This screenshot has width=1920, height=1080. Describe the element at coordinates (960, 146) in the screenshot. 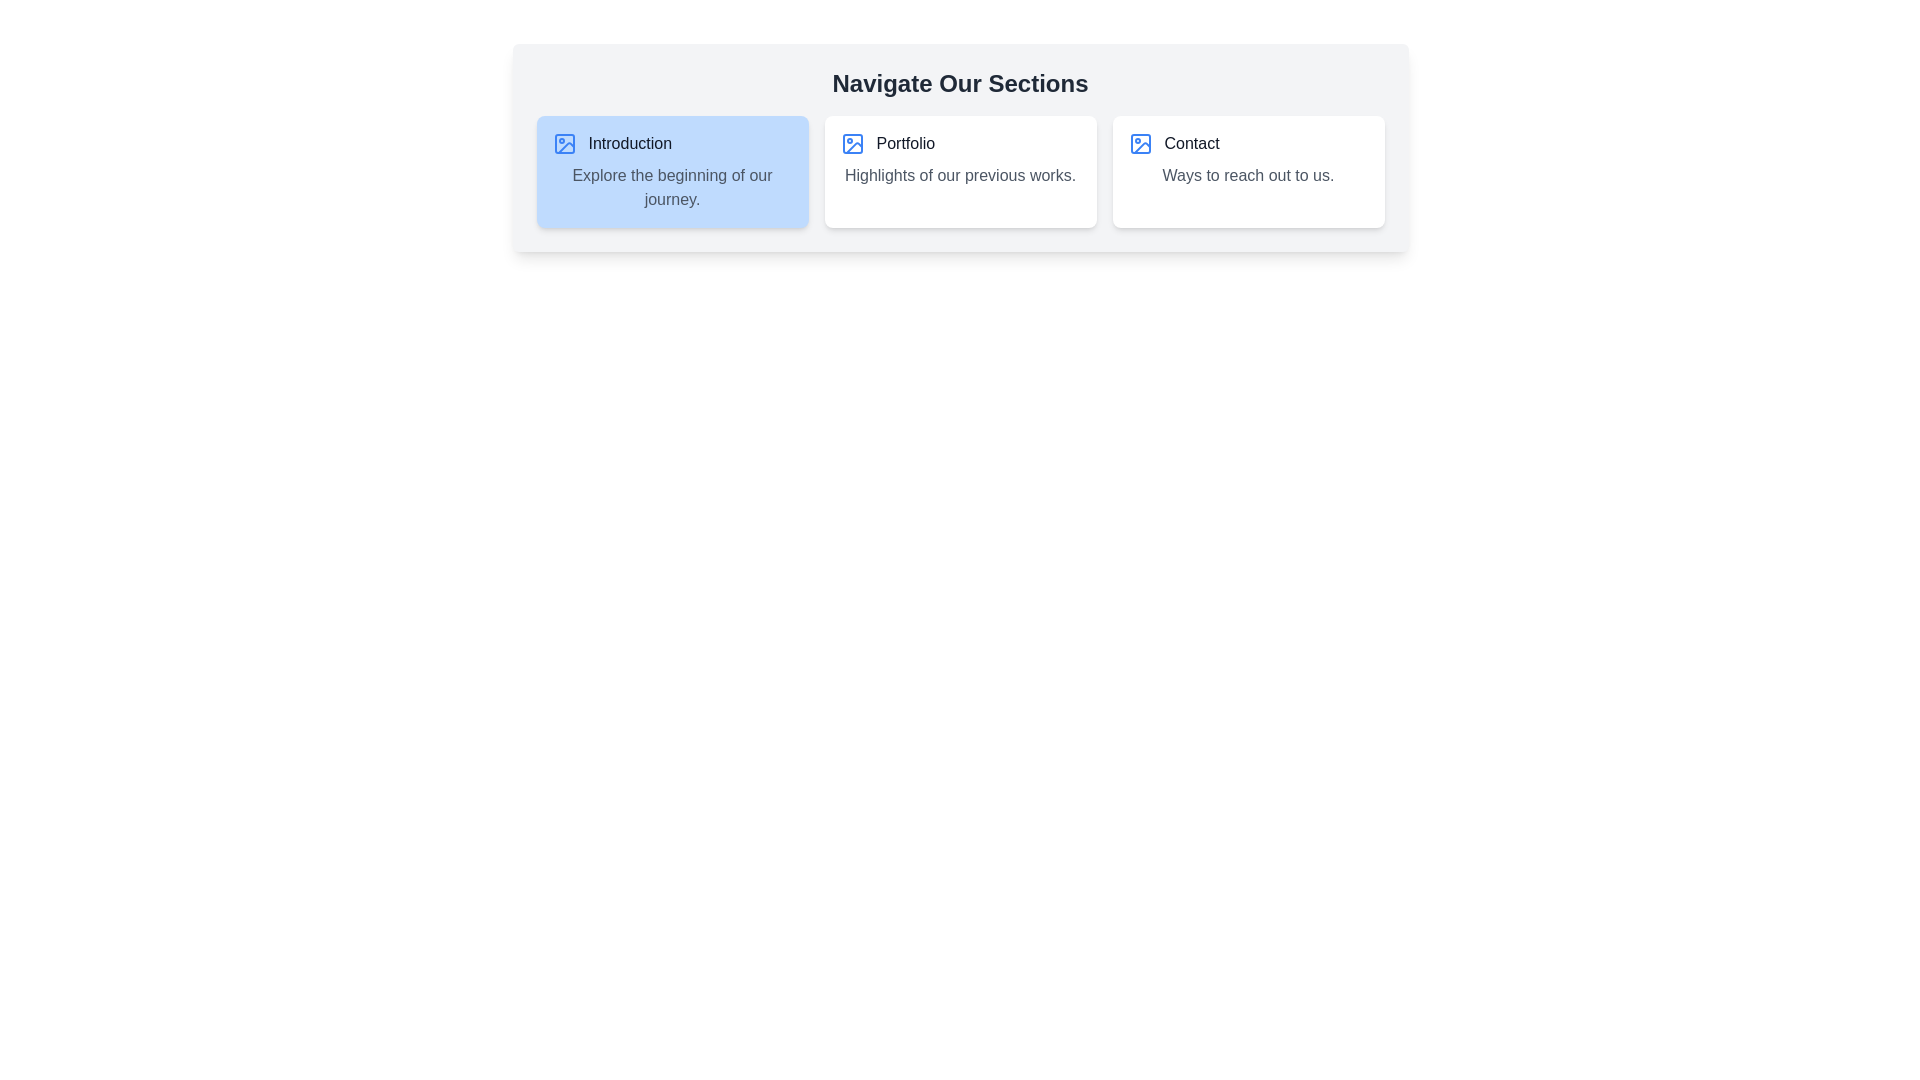

I see `the second card labeled 'Portfolio' in the horizontal layout of three cards, positioned below the title 'Navigate Our Sections.'` at that location.